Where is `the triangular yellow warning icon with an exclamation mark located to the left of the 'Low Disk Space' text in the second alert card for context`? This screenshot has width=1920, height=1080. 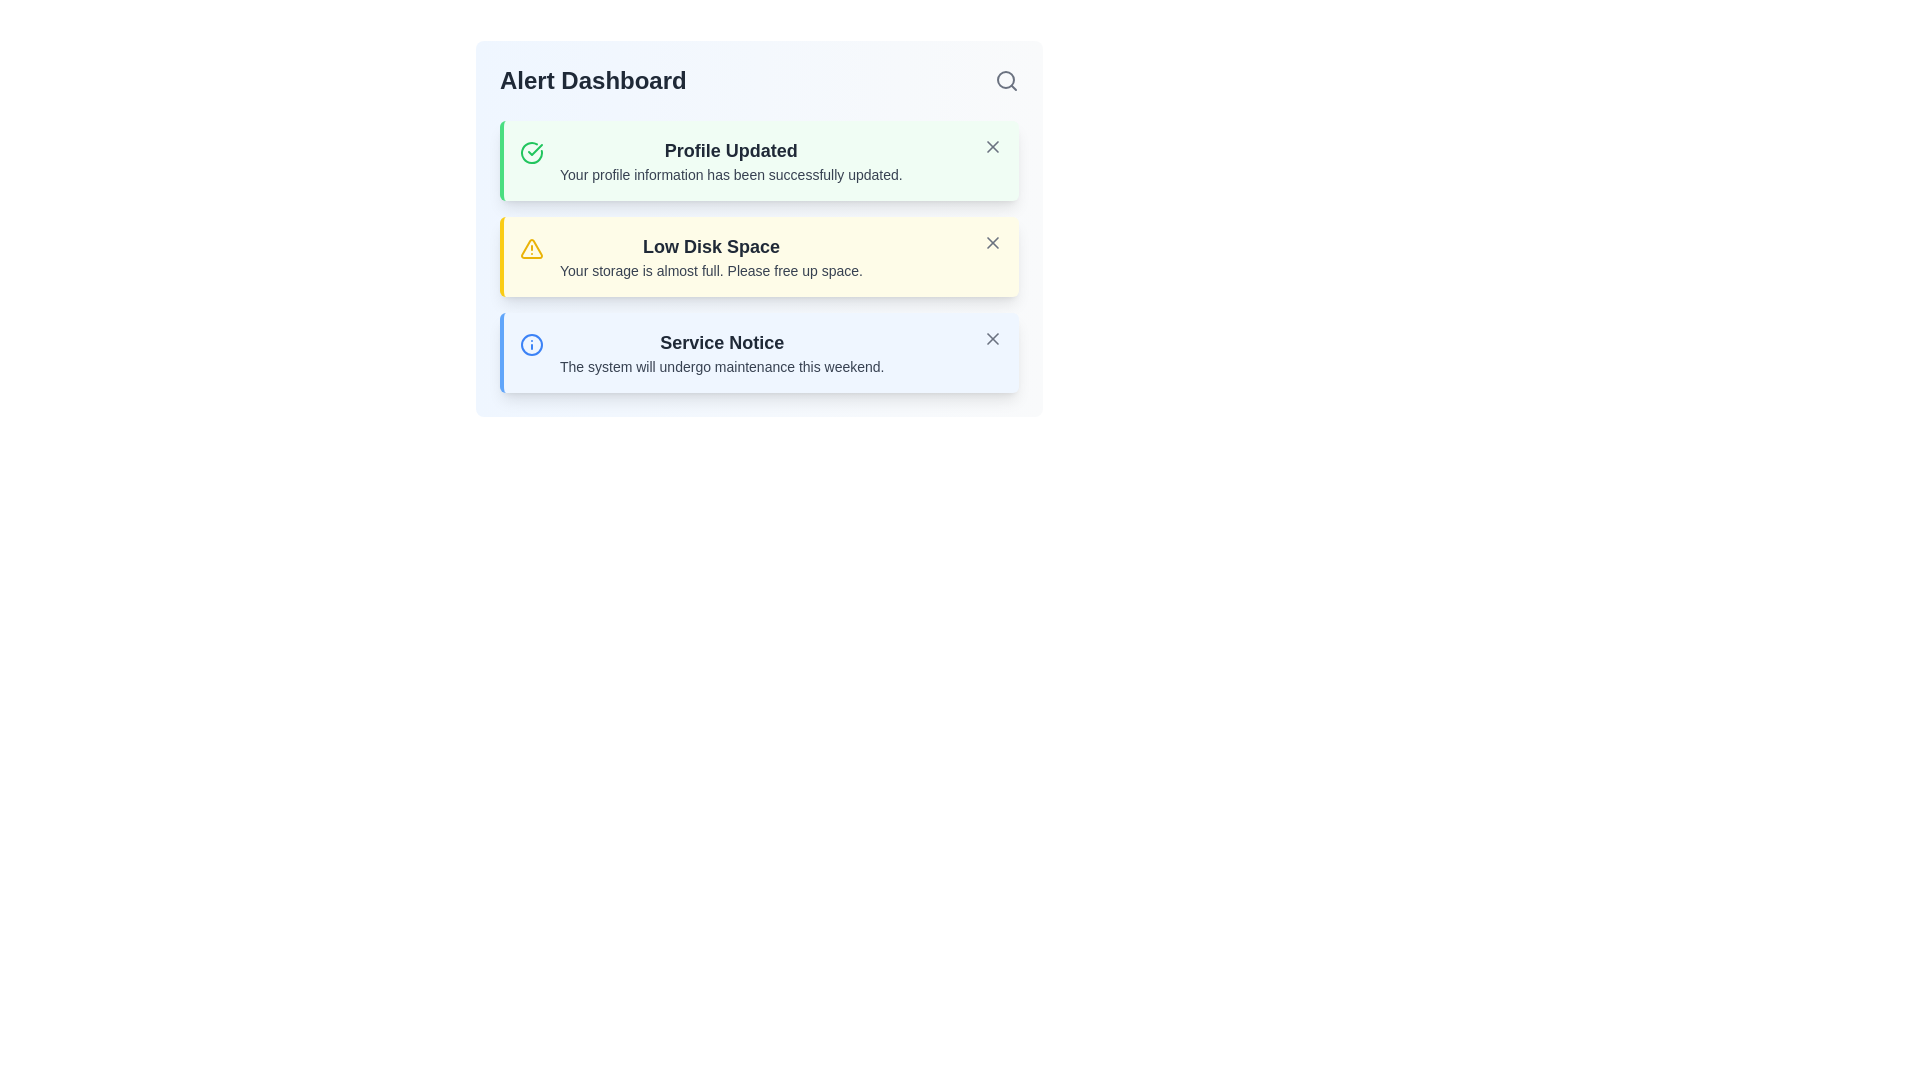
the triangular yellow warning icon with an exclamation mark located to the left of the 'Low Disk Space' text in the second alert card for context is located at coordinates (532, 248).